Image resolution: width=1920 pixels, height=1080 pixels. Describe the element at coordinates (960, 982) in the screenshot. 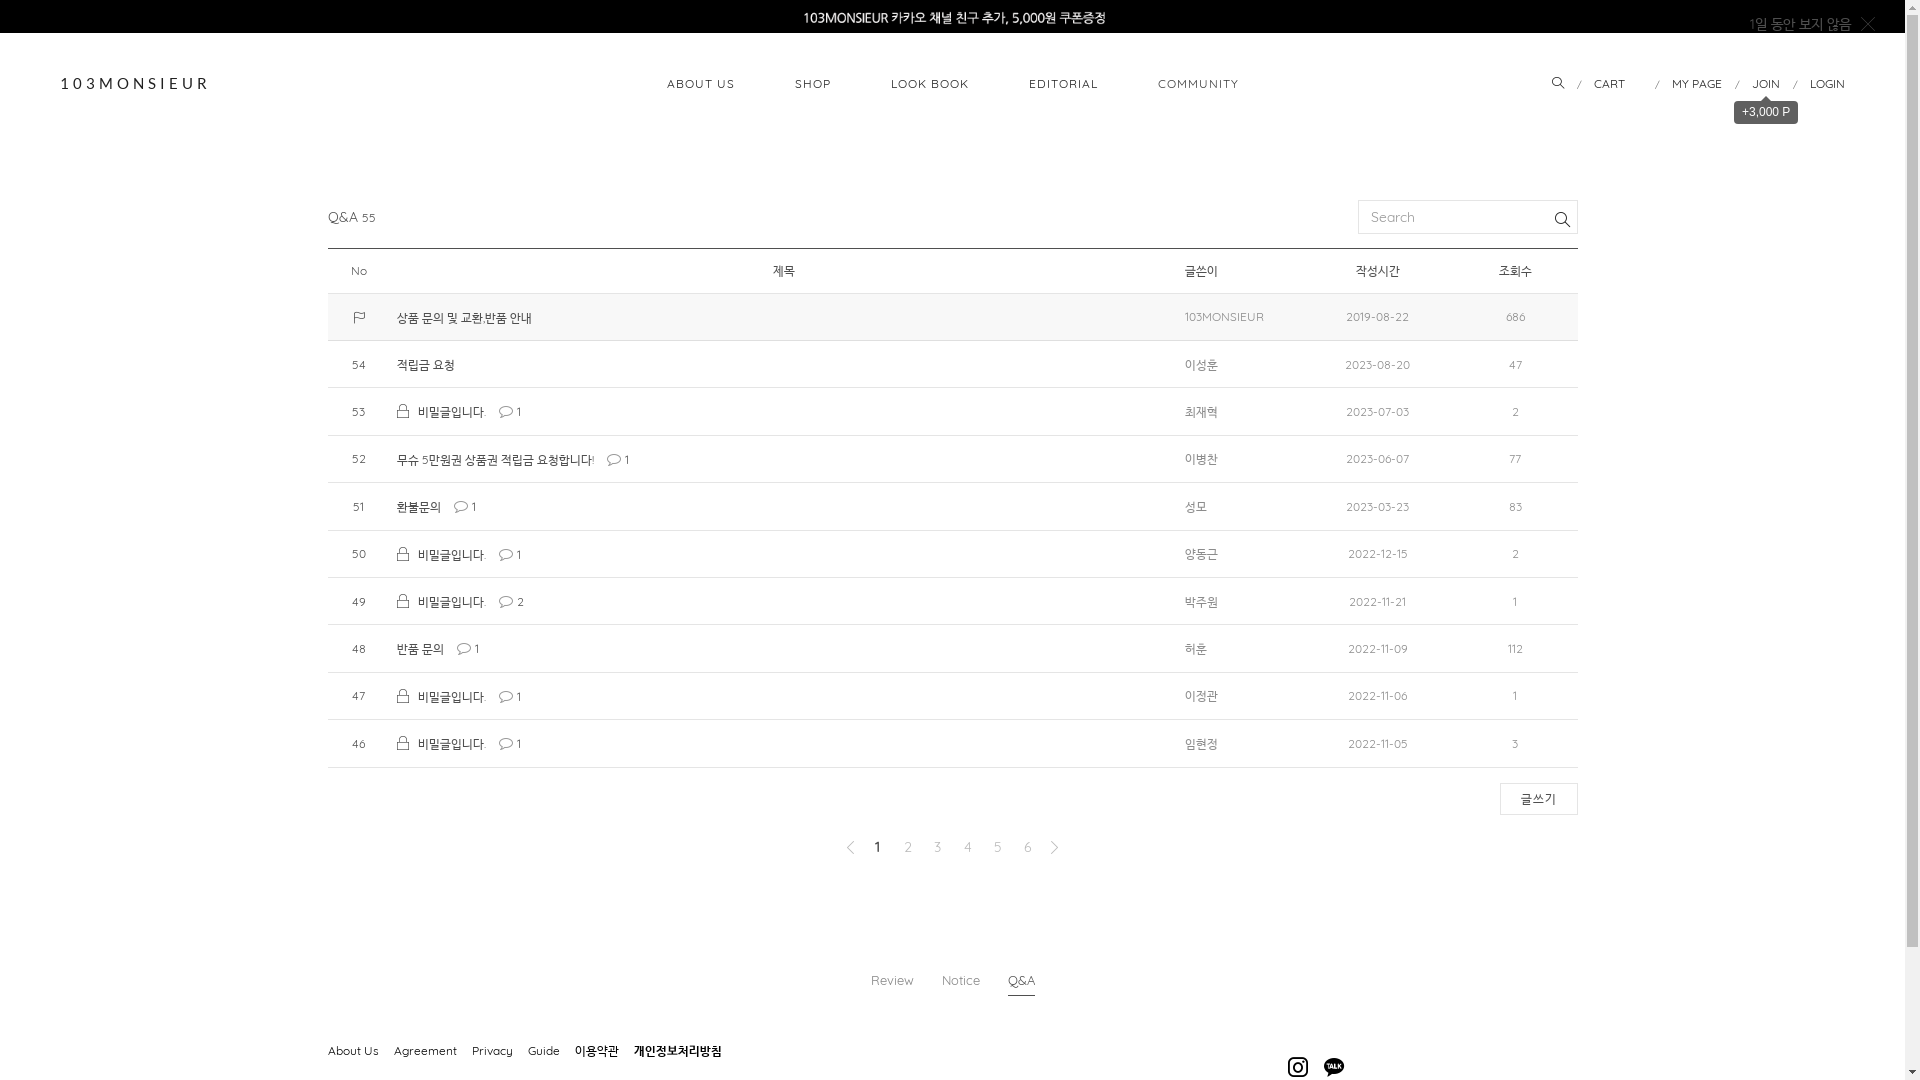

I see `'Notice'` at that location.